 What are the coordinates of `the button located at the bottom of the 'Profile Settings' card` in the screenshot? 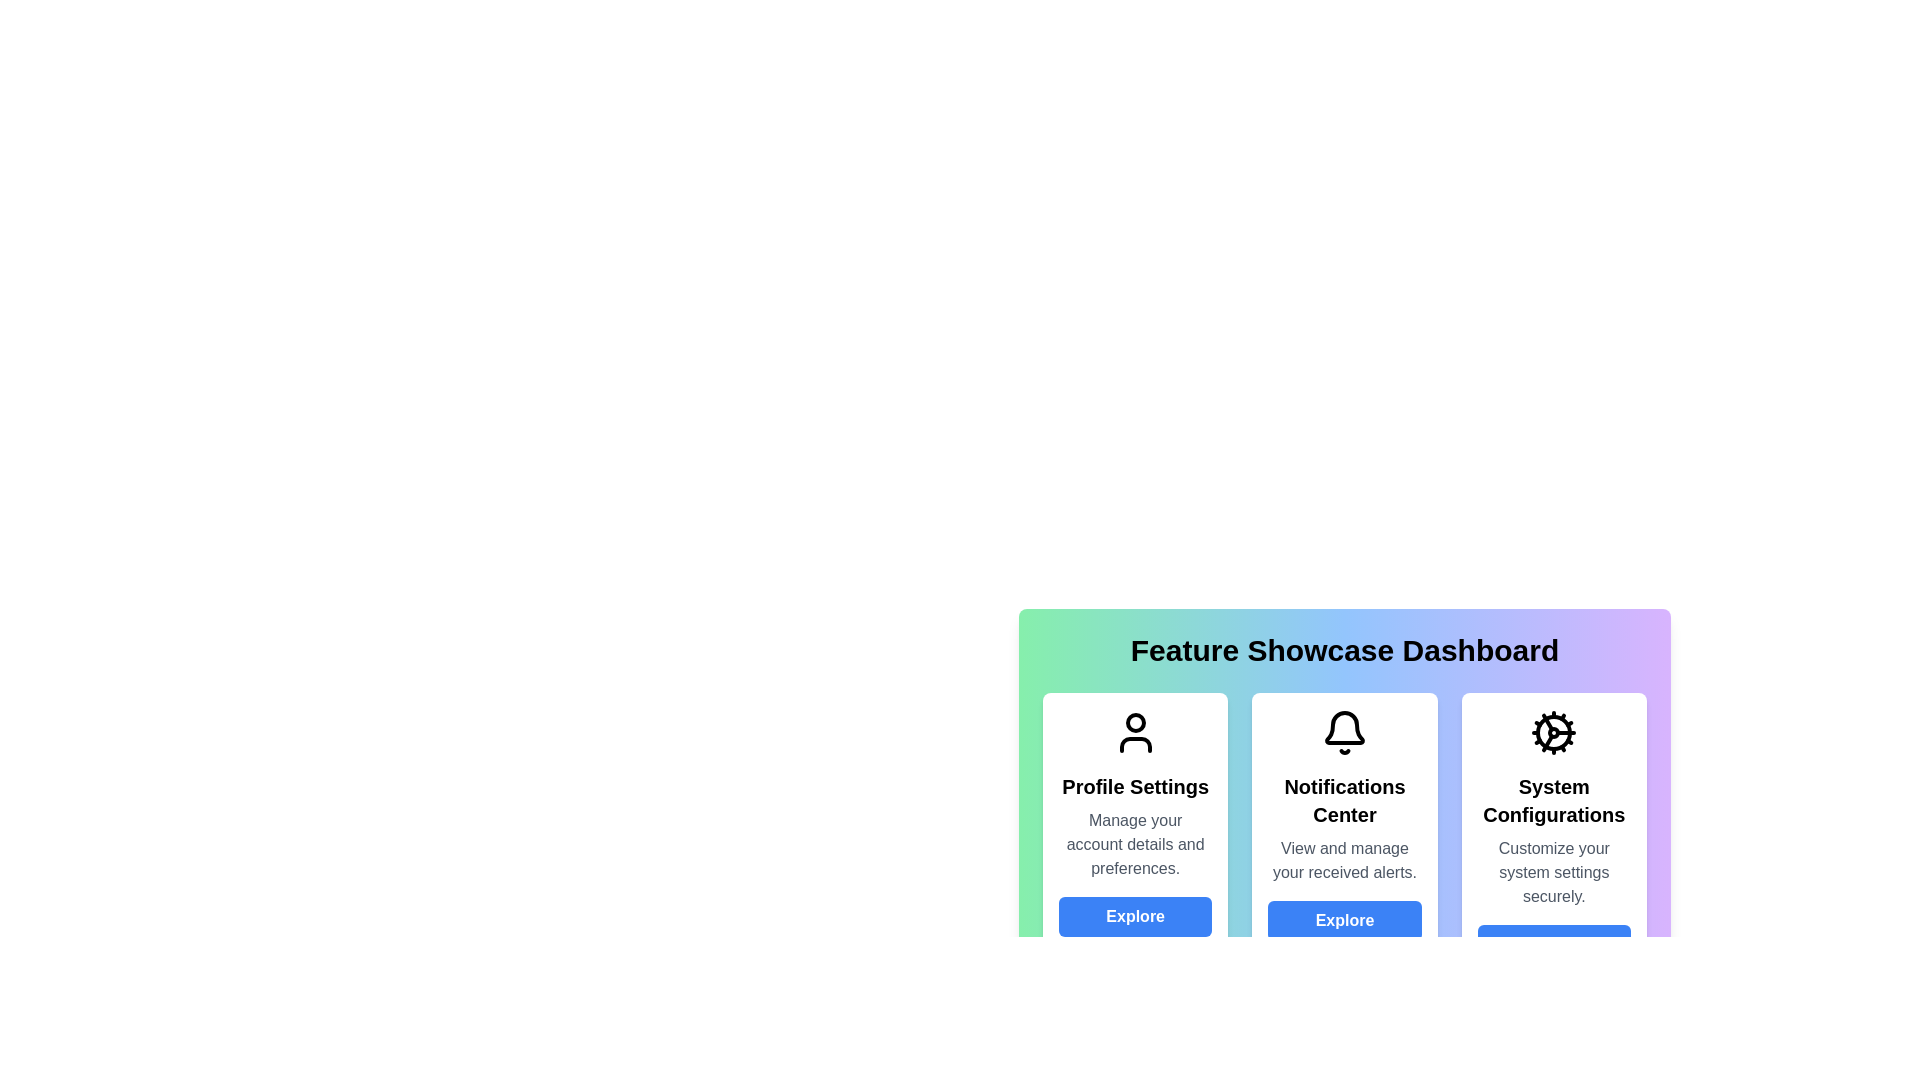 It's located at (1134, 917).